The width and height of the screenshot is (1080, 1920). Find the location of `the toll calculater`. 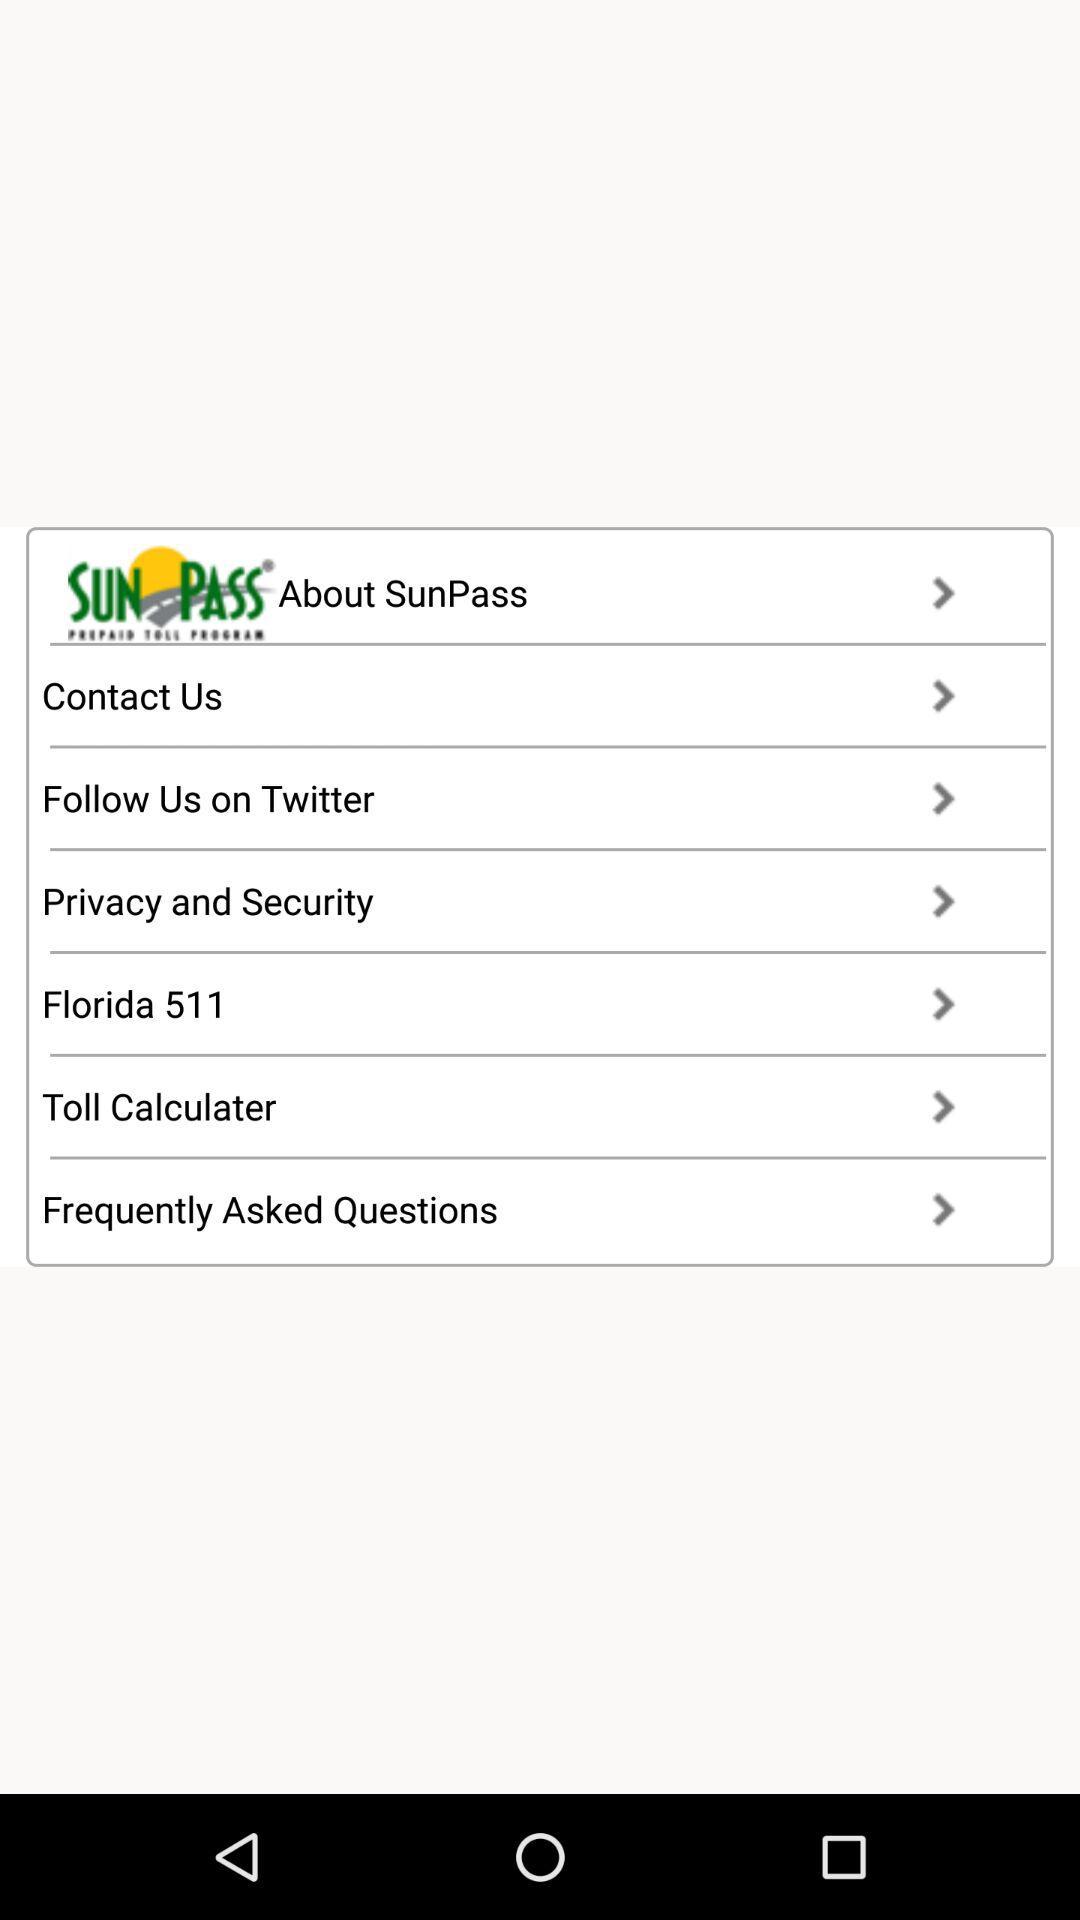

the toll calculater is located at coordinates (516, 1105).